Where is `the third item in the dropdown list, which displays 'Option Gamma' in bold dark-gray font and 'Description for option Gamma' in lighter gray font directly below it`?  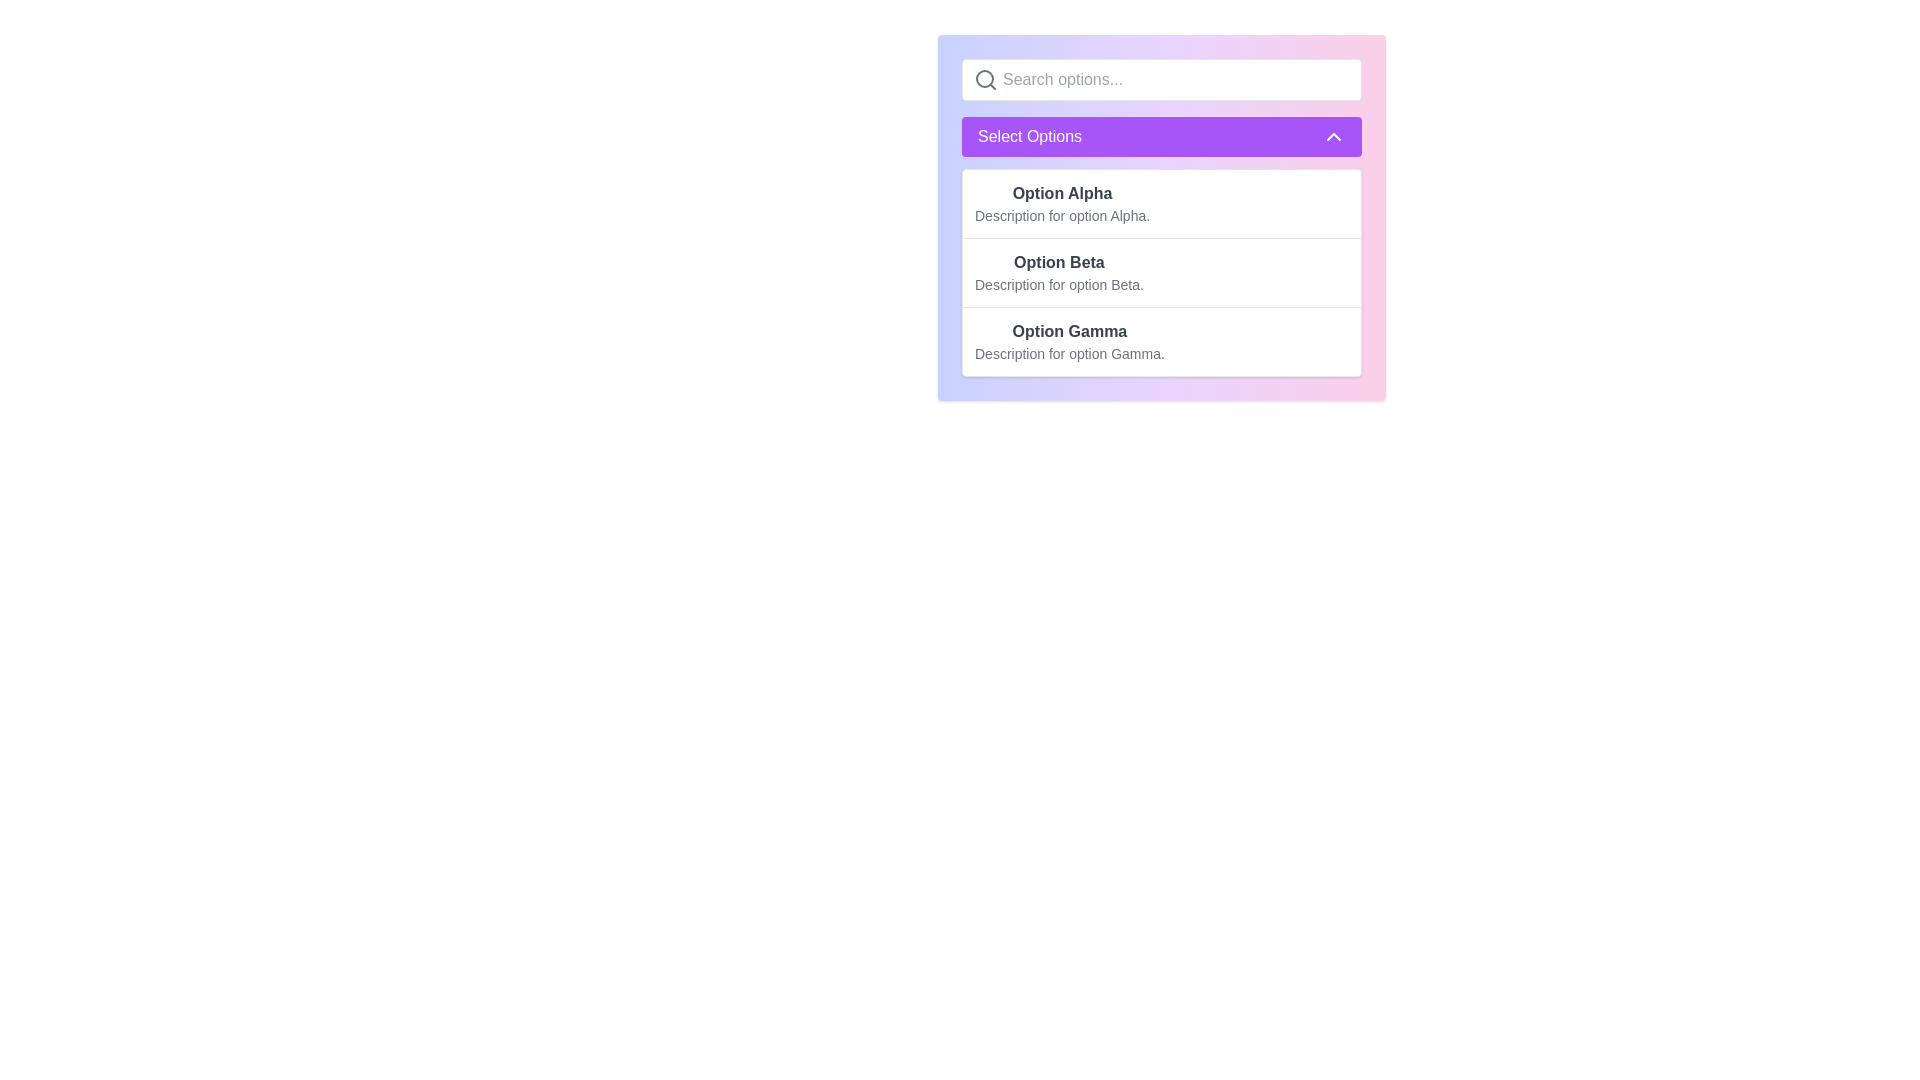 the third item in the dropdown list, which displays 'Option Gamma' in bold dark-gray font and 'Description for option Gamma' in lighter gray font directly below it is located at coordinates (1069, 341).